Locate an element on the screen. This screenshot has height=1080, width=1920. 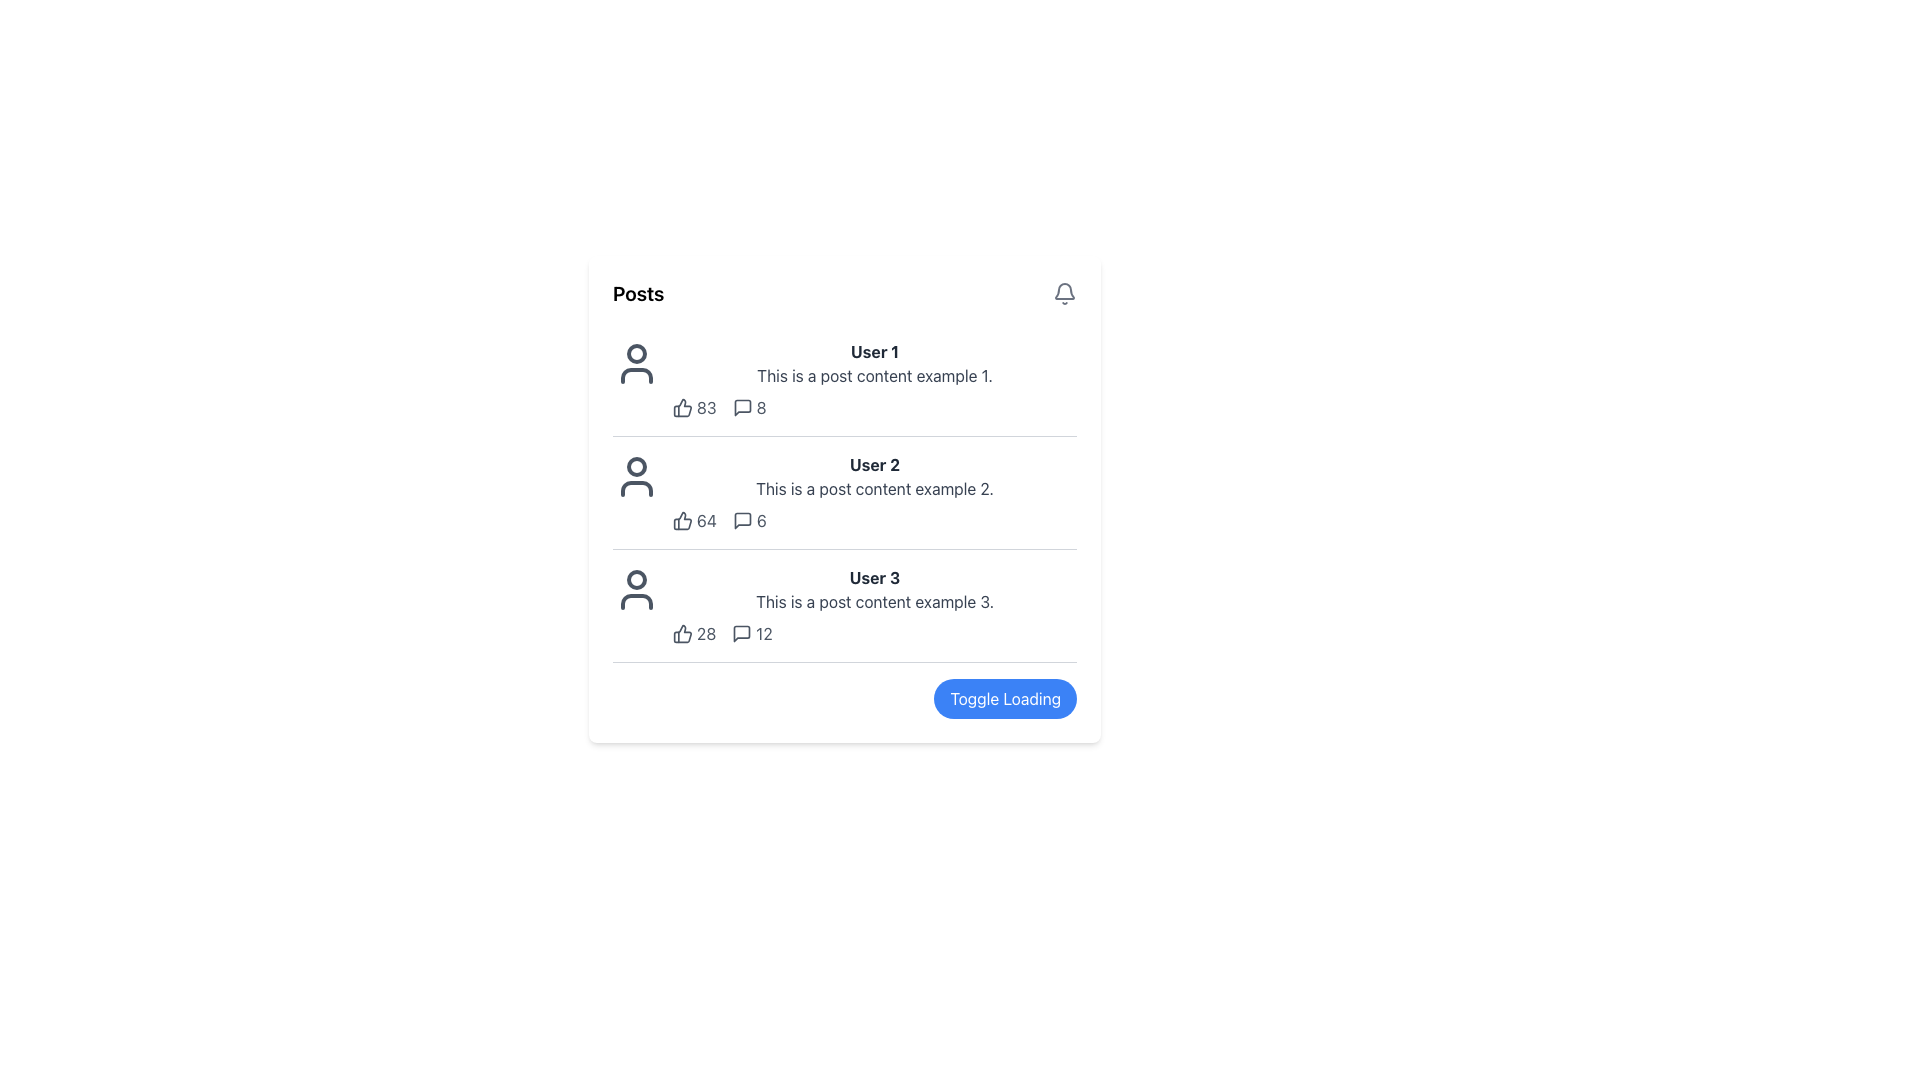
the like icon associated with the second post, positioned to the left of the number '64' is located at coordinates (682, 519).